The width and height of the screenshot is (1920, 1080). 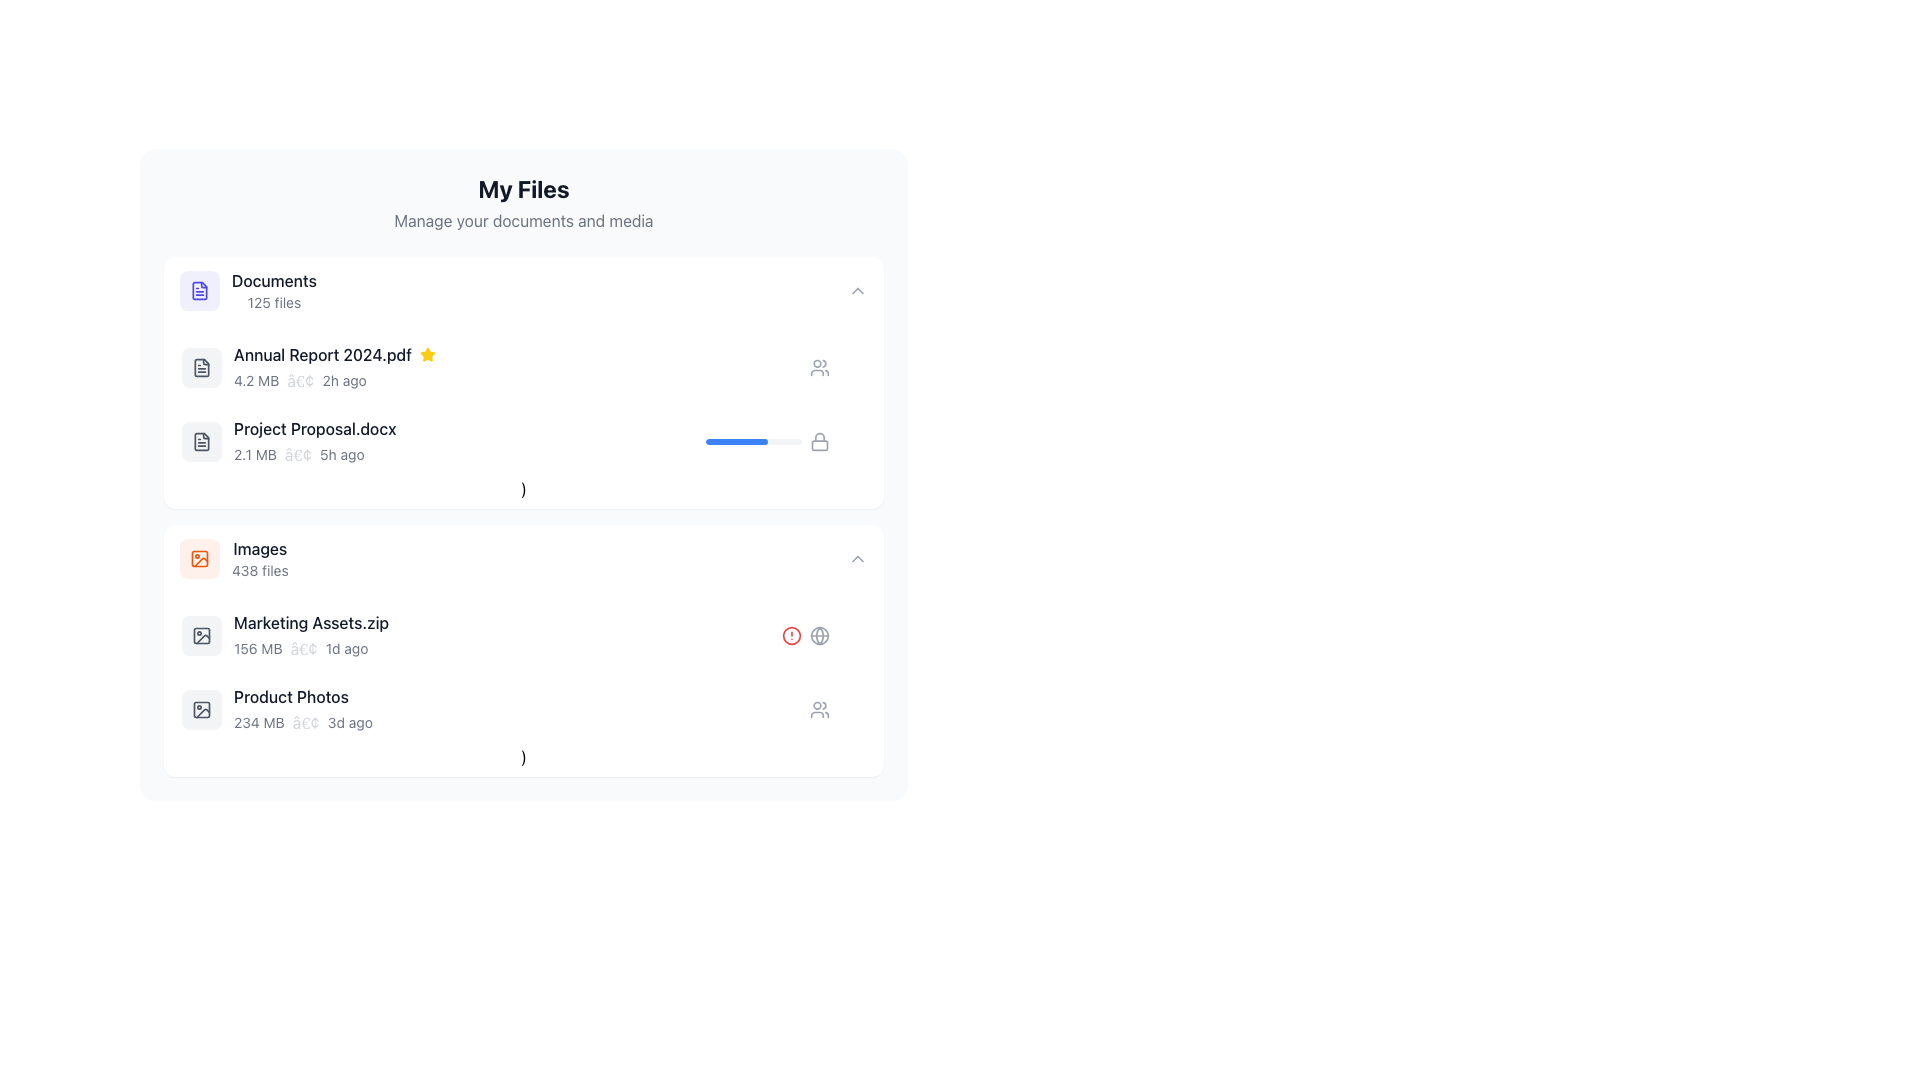 What do you see at coordinates (201, 367) in the screenshot?
I see `the document icon with a gray background and a paper document symbol` at bounding box center [201, 367].